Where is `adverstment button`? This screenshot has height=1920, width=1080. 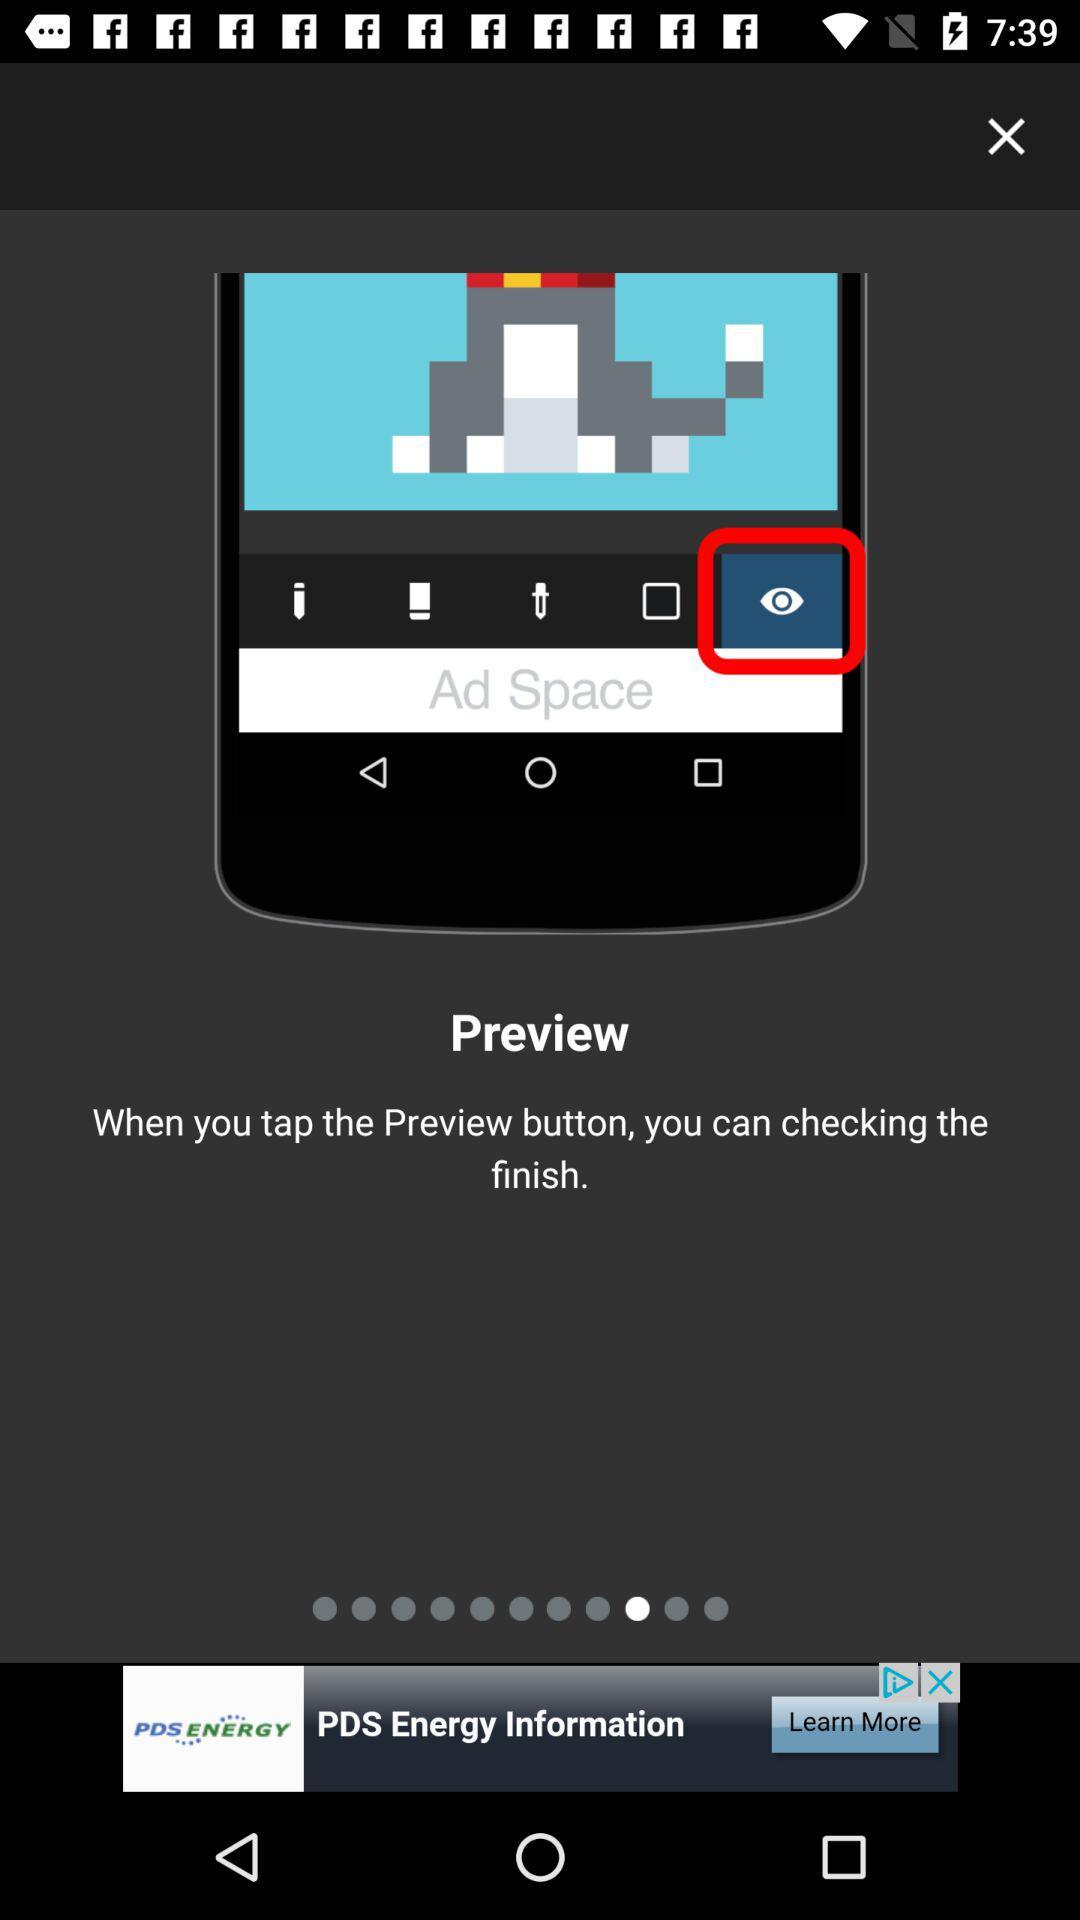 adverstment button is located at coordinates (540, 1727).